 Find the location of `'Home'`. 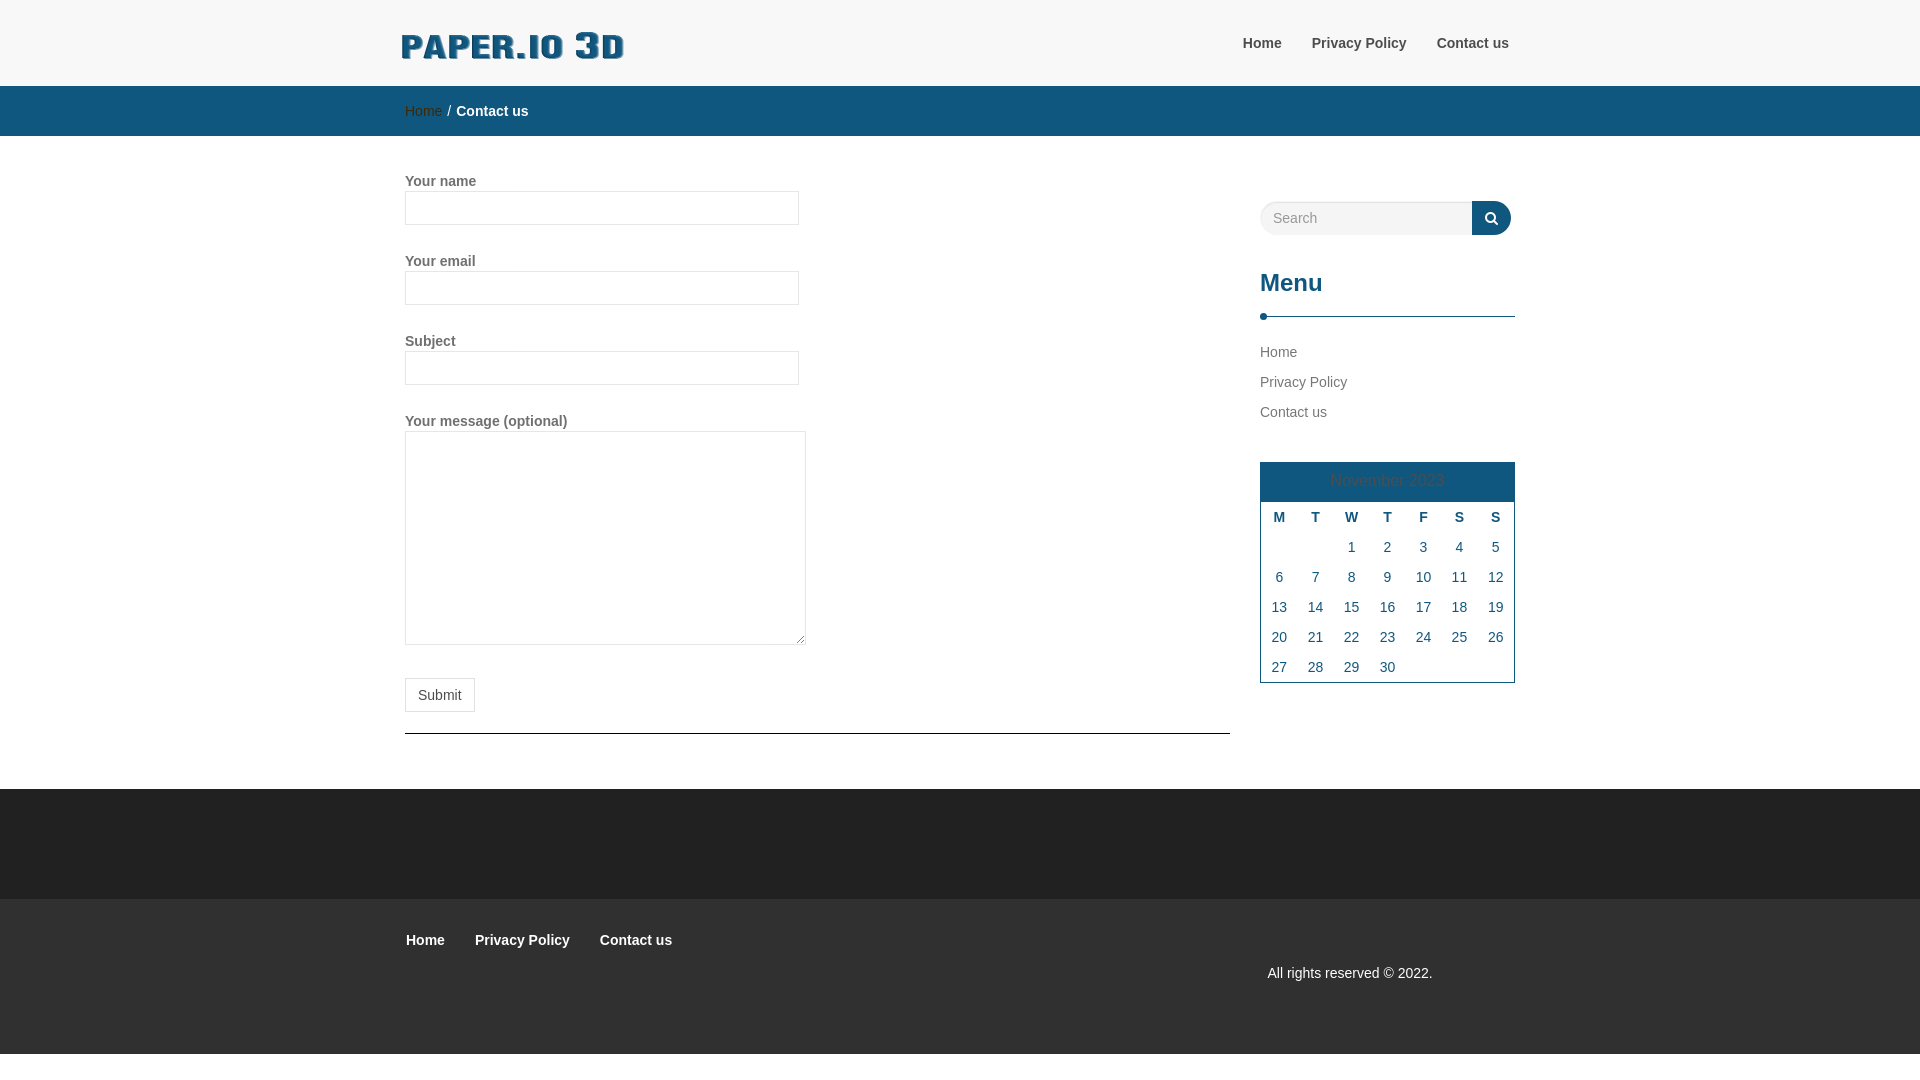

'Home' is located at coordinates (1261, 42).